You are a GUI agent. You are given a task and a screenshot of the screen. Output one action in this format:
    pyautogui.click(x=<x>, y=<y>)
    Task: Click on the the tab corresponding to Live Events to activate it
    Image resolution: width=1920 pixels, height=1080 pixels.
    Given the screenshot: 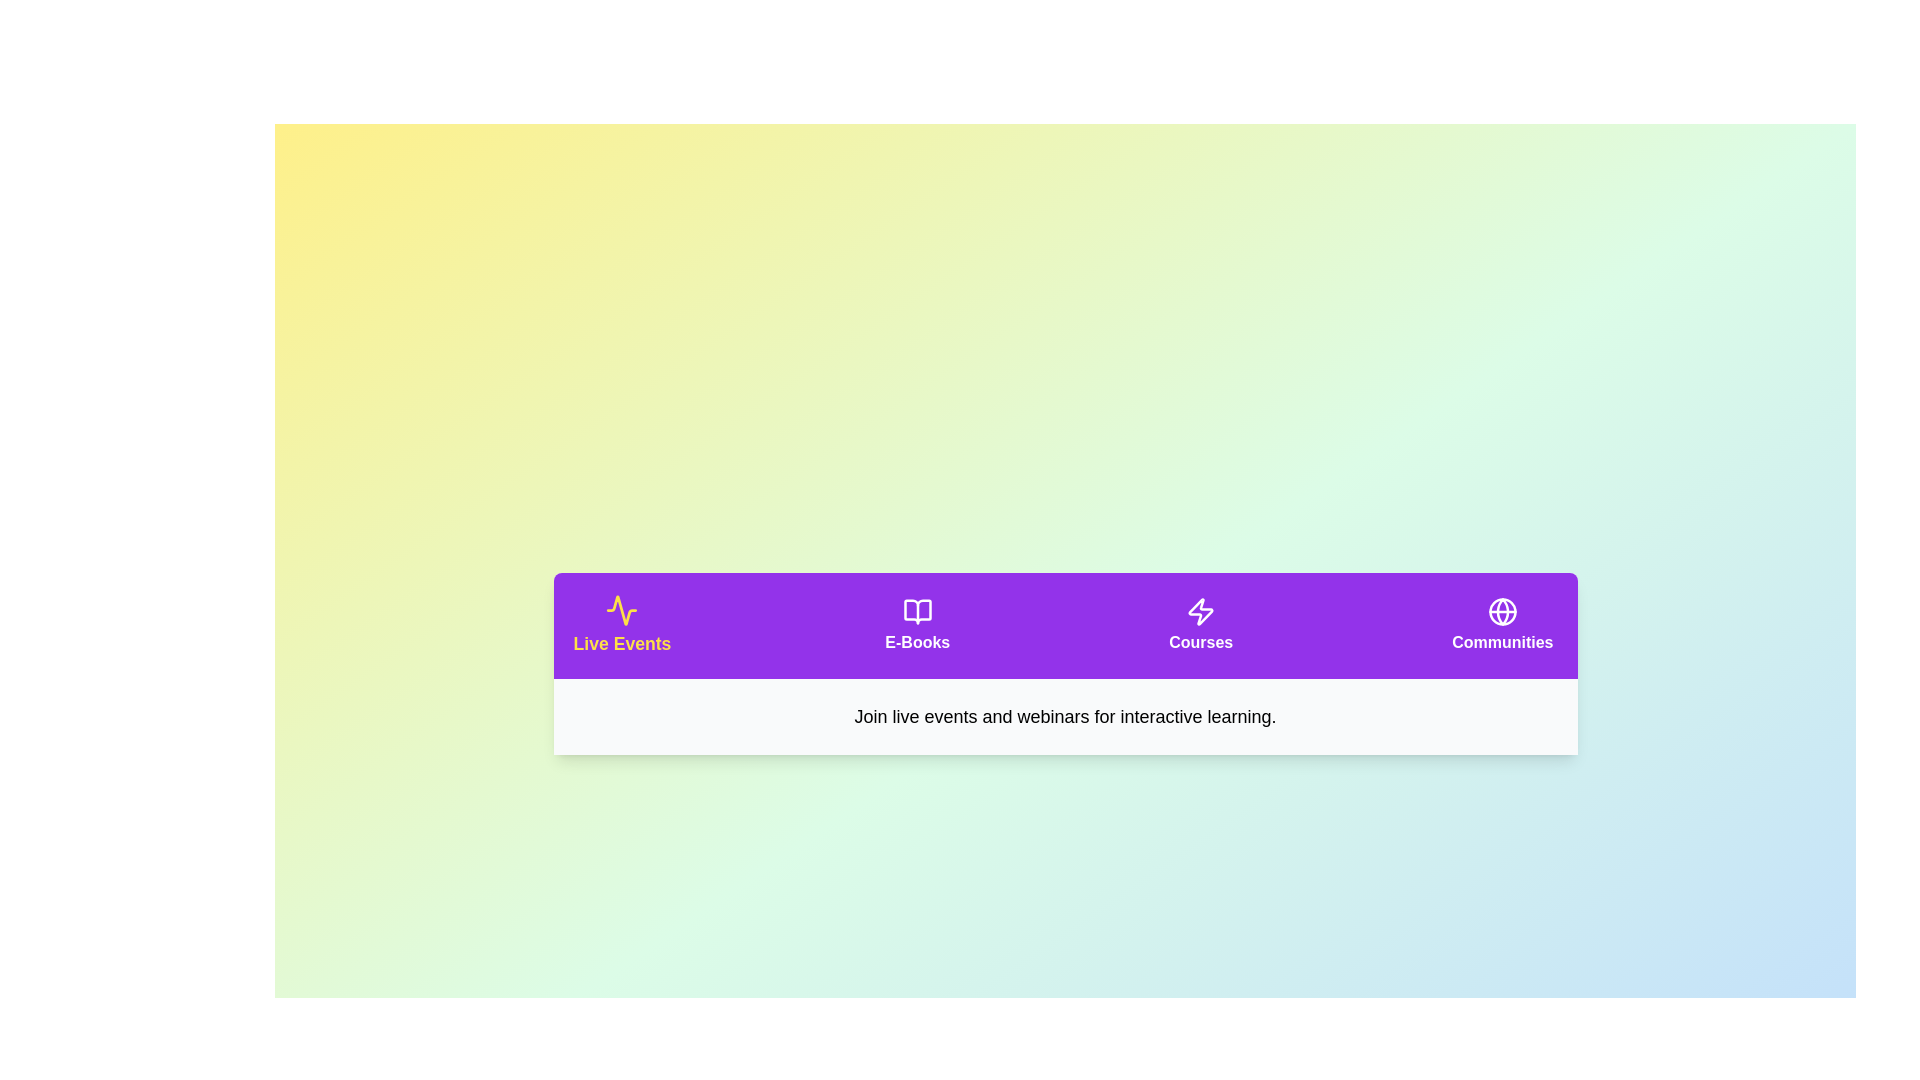 What is the action you would take?
    pyautogui.click(x=620, y=624)
    